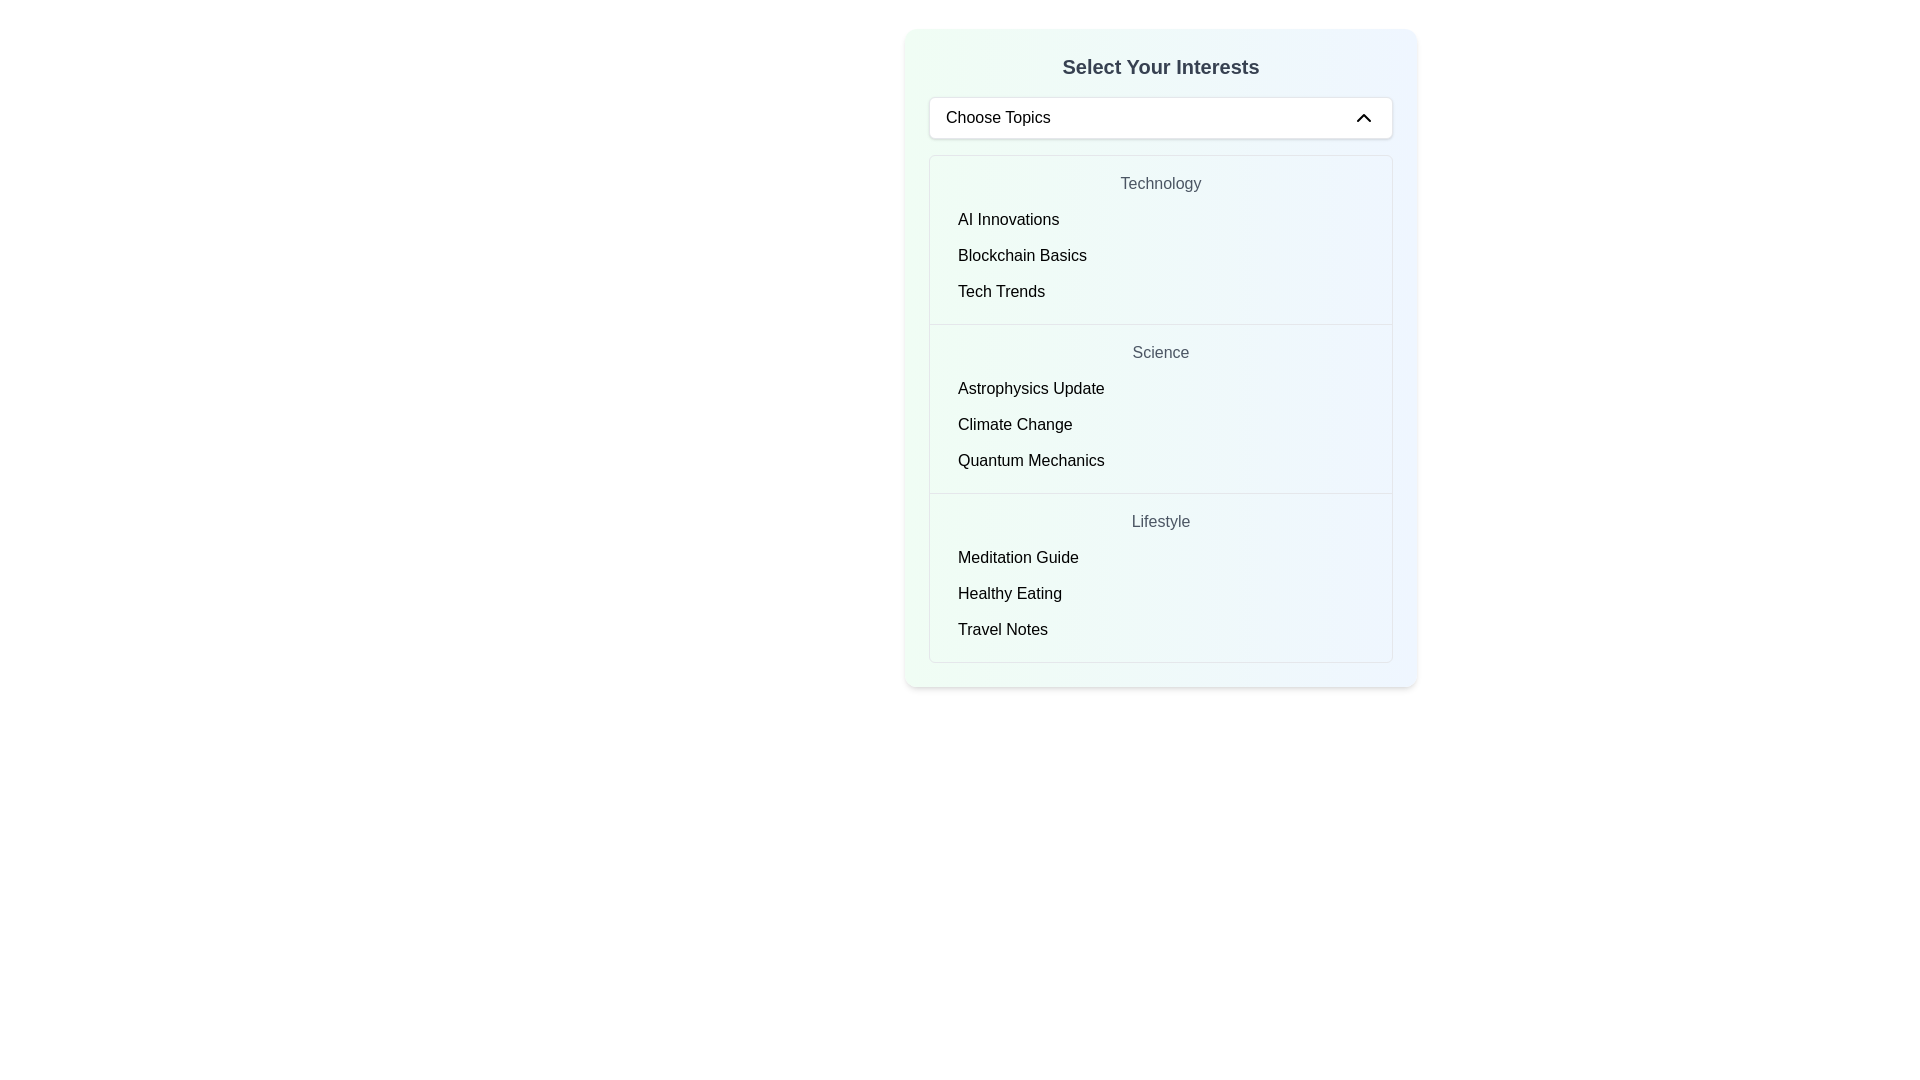 The width and height of the screenshot is (1920, 1080). Describe the element at coordinates (1161, 423) in the screenshot. I see `the group of selectable options under the 'Science' section` at that location.